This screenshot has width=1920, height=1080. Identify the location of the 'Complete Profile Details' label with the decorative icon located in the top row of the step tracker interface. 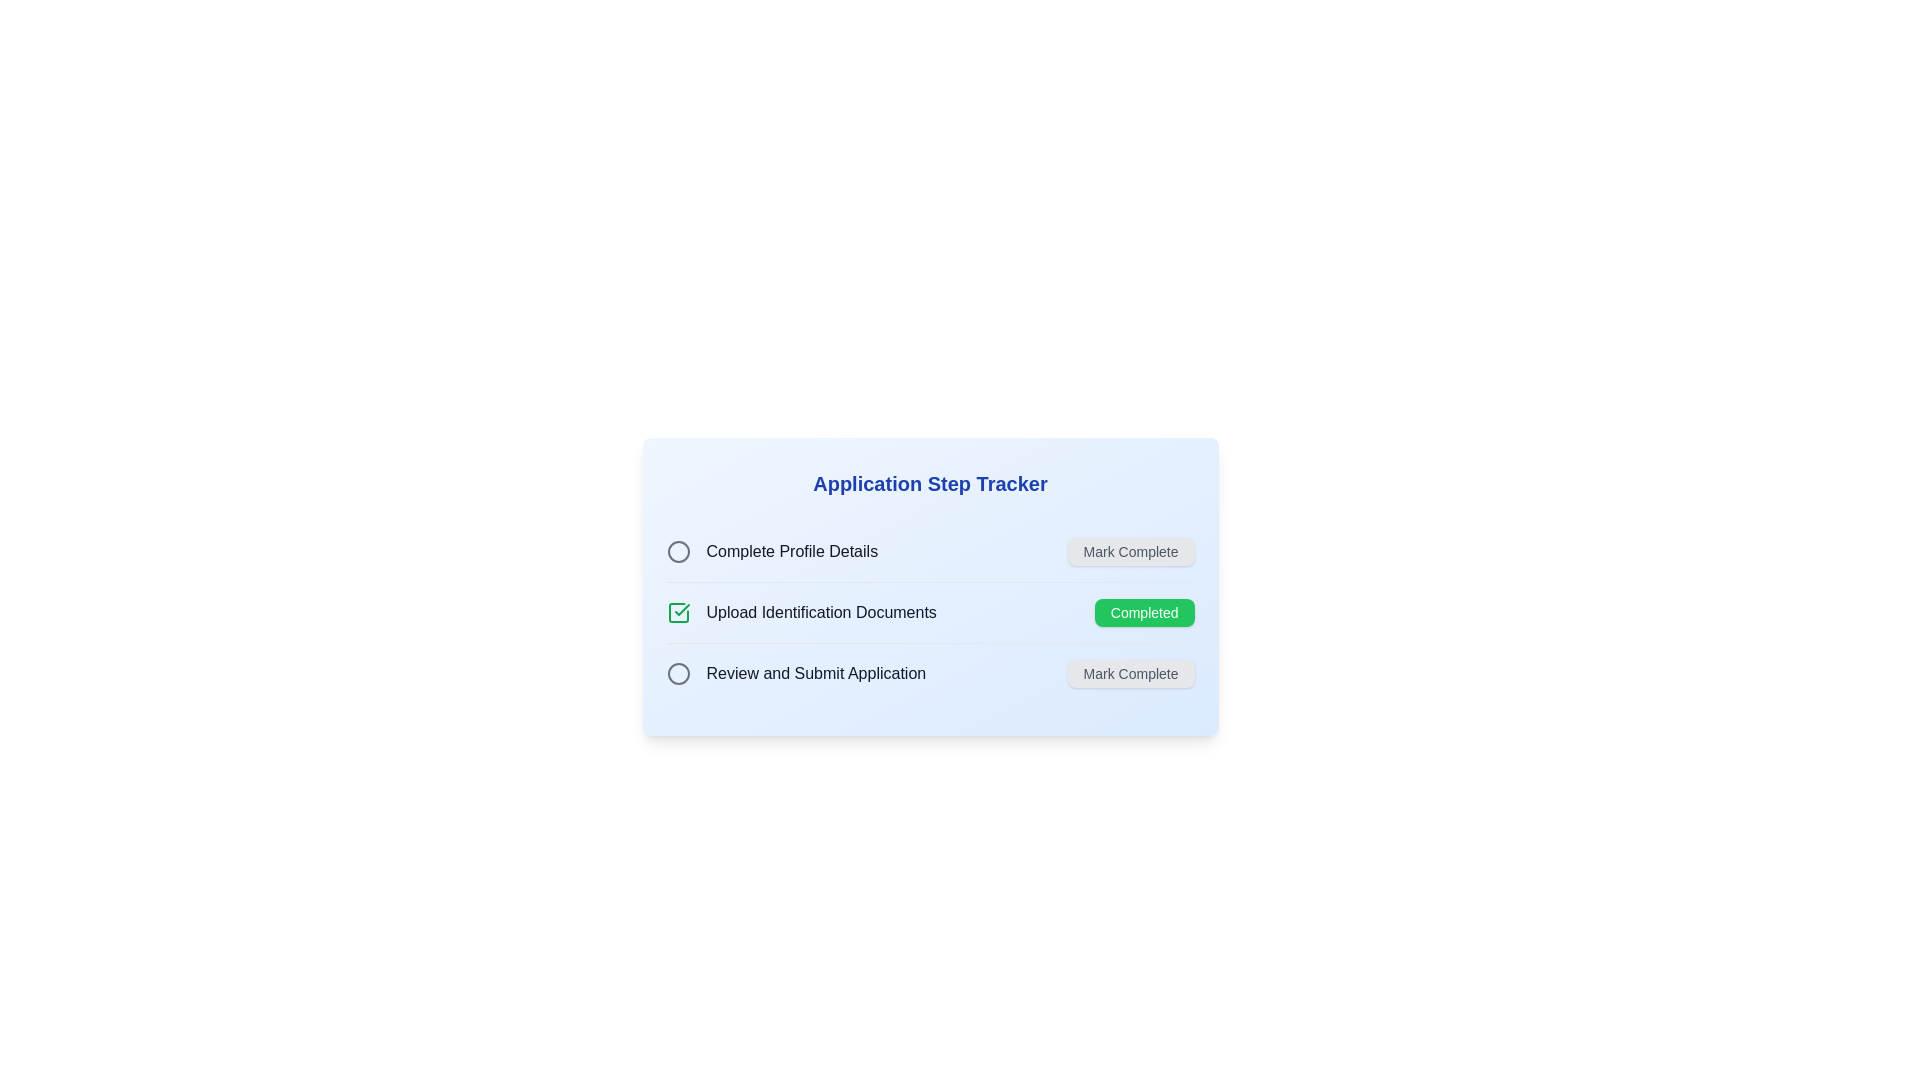
(771, 551).